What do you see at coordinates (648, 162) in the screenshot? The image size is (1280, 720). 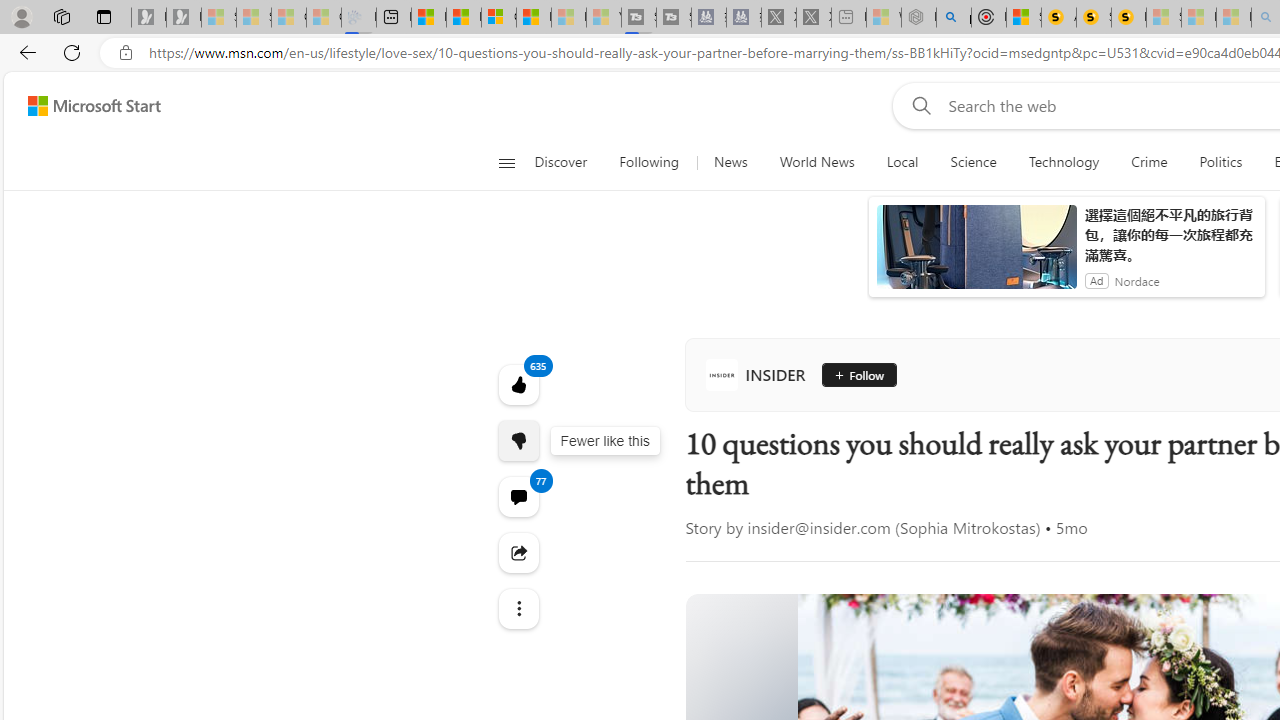 I see `'Following'` at bounding box center [648, 162].